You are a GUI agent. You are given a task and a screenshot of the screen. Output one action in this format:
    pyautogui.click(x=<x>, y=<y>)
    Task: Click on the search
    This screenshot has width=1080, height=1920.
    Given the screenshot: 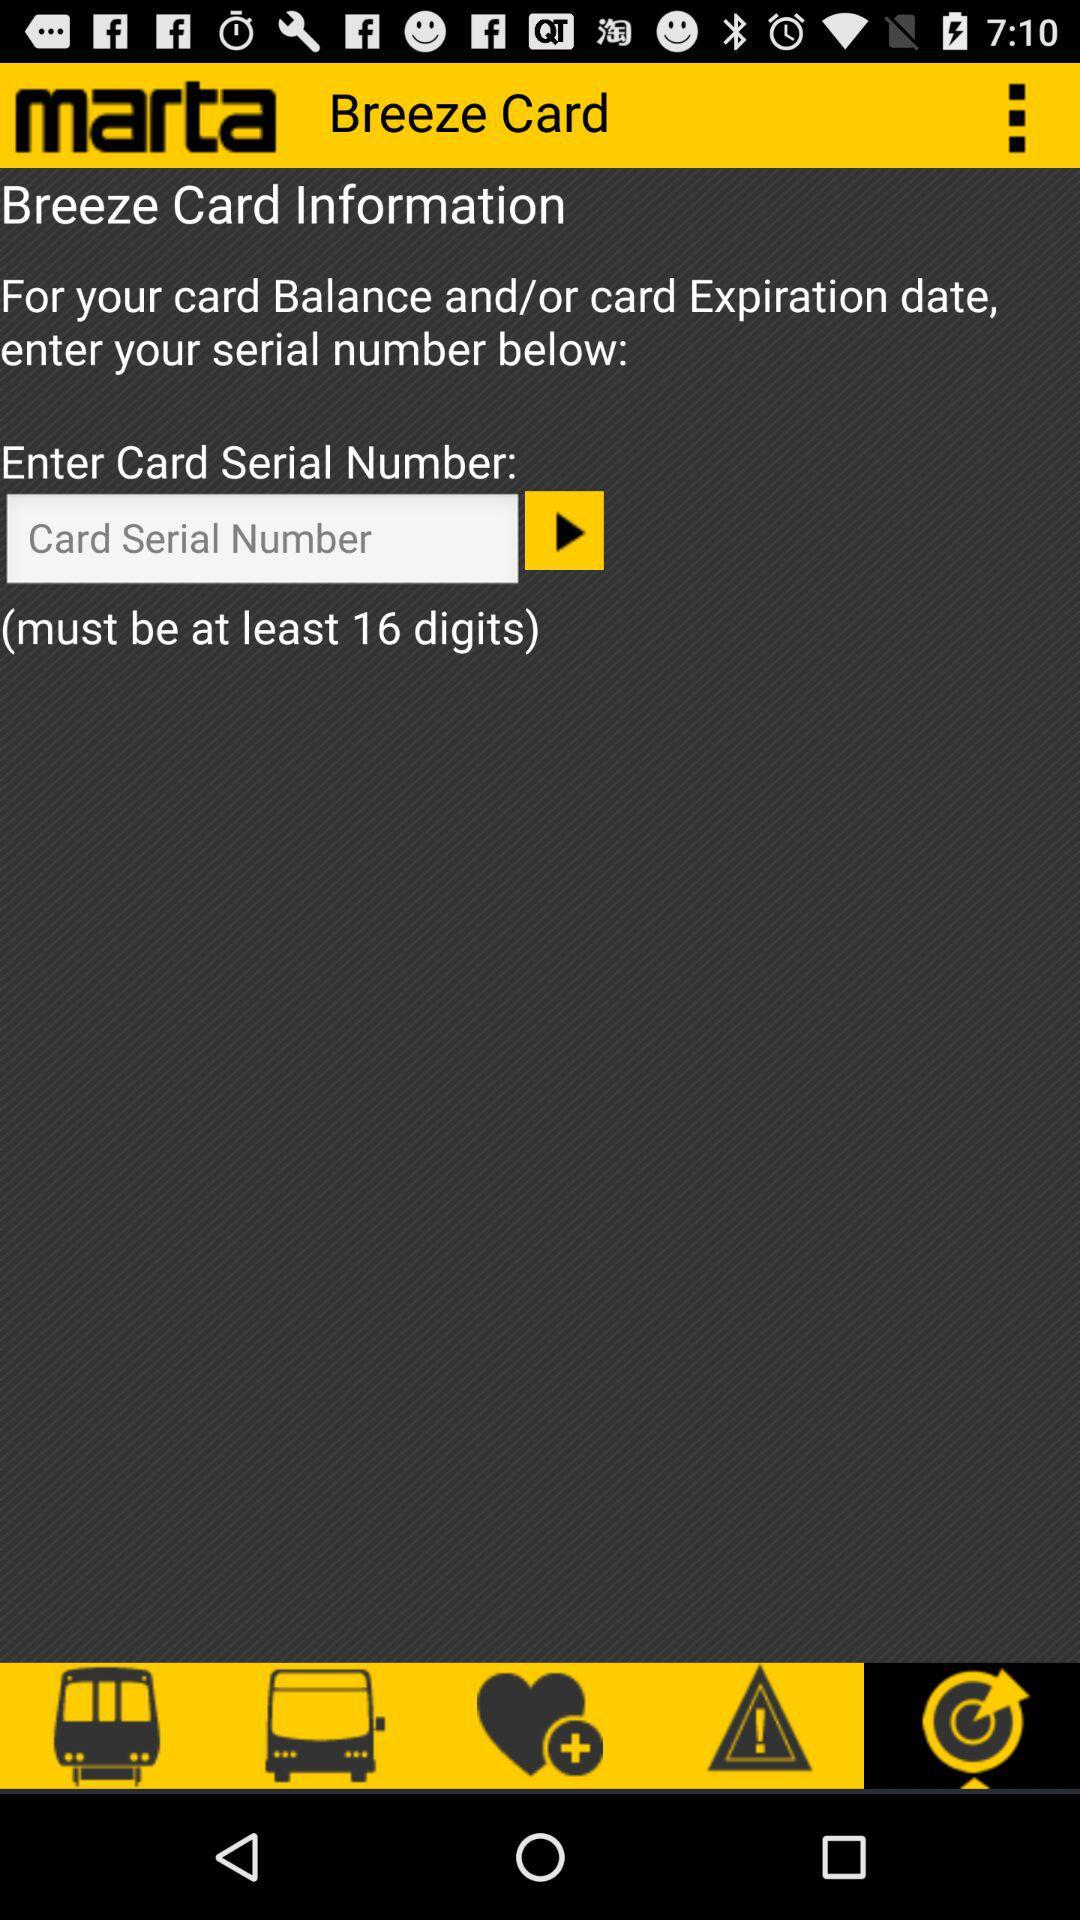 What is the action you would take?
    pyautogui.click(x=261, y=543)
    